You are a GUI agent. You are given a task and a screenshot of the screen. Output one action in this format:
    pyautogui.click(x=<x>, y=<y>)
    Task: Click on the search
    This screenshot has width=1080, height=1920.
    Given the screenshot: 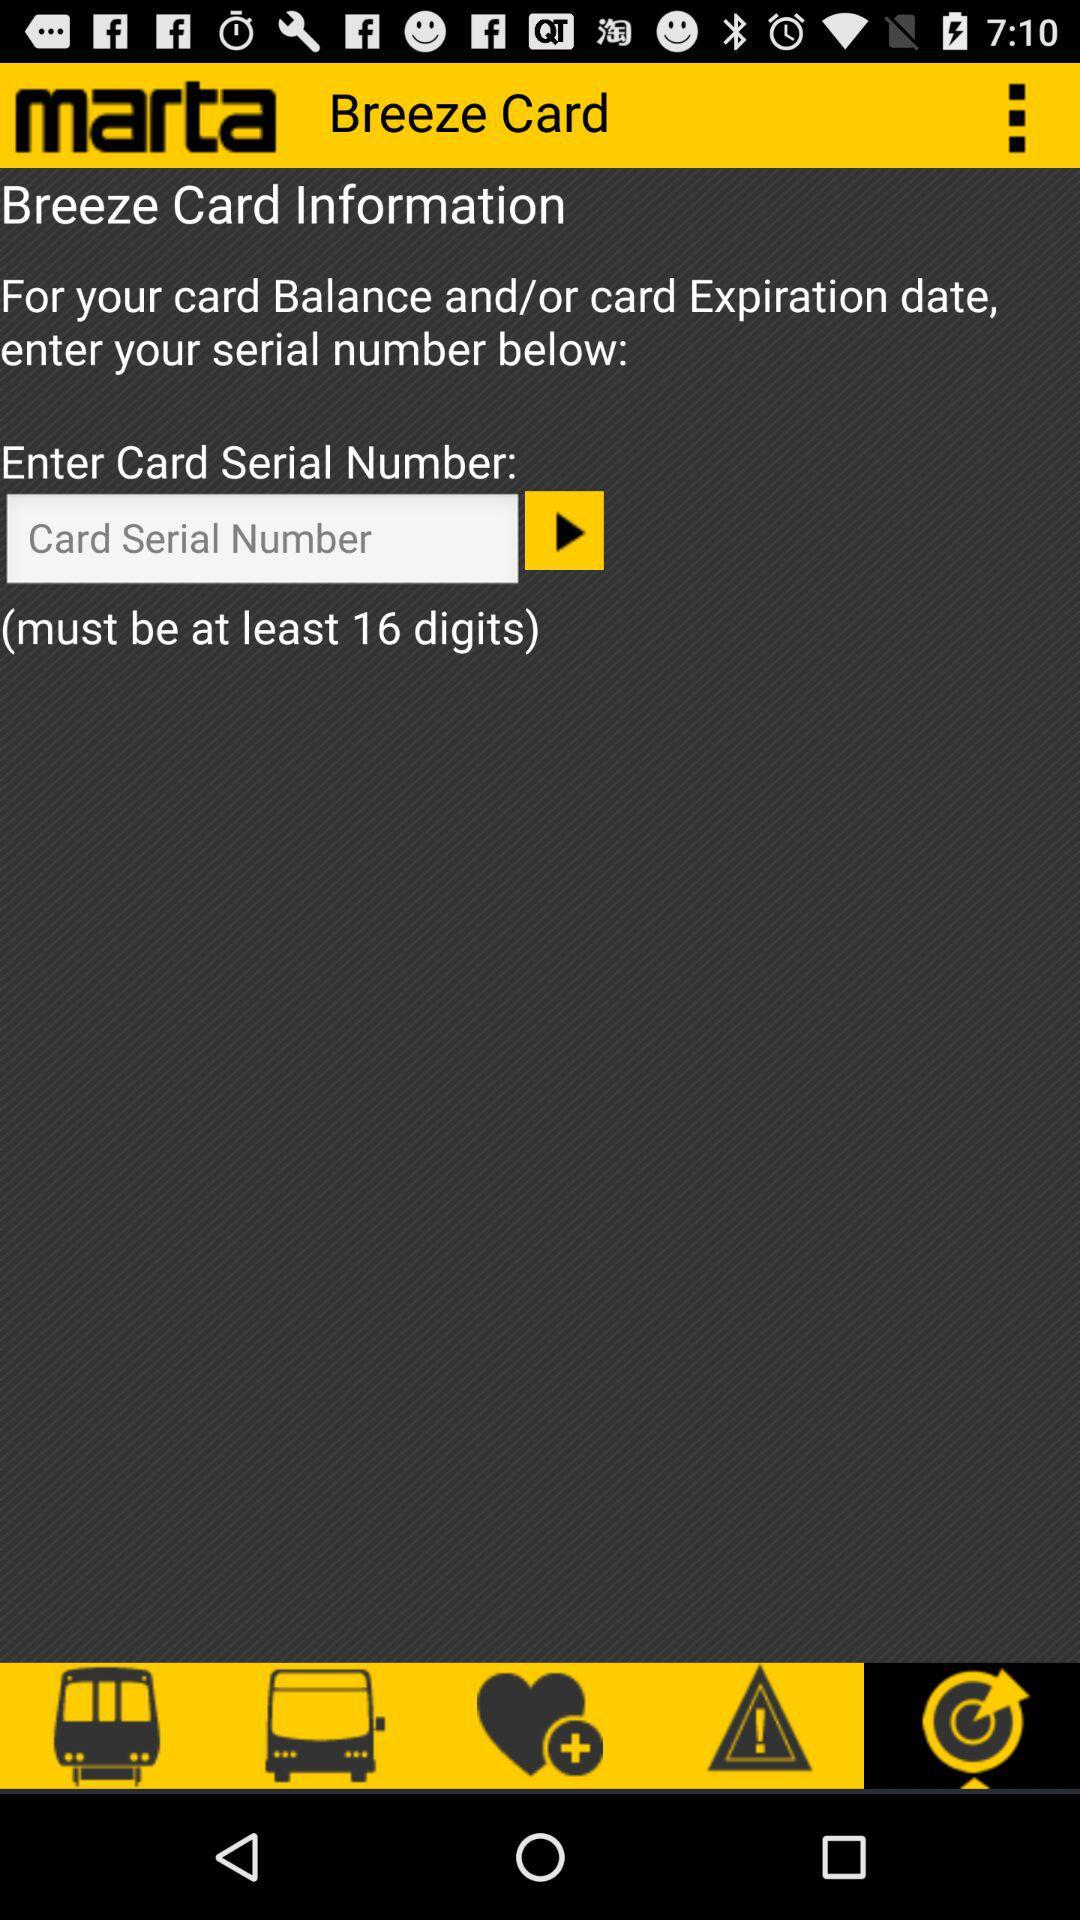 What is the action you would take?
    pyautogui.click(x=261, y=543)
    